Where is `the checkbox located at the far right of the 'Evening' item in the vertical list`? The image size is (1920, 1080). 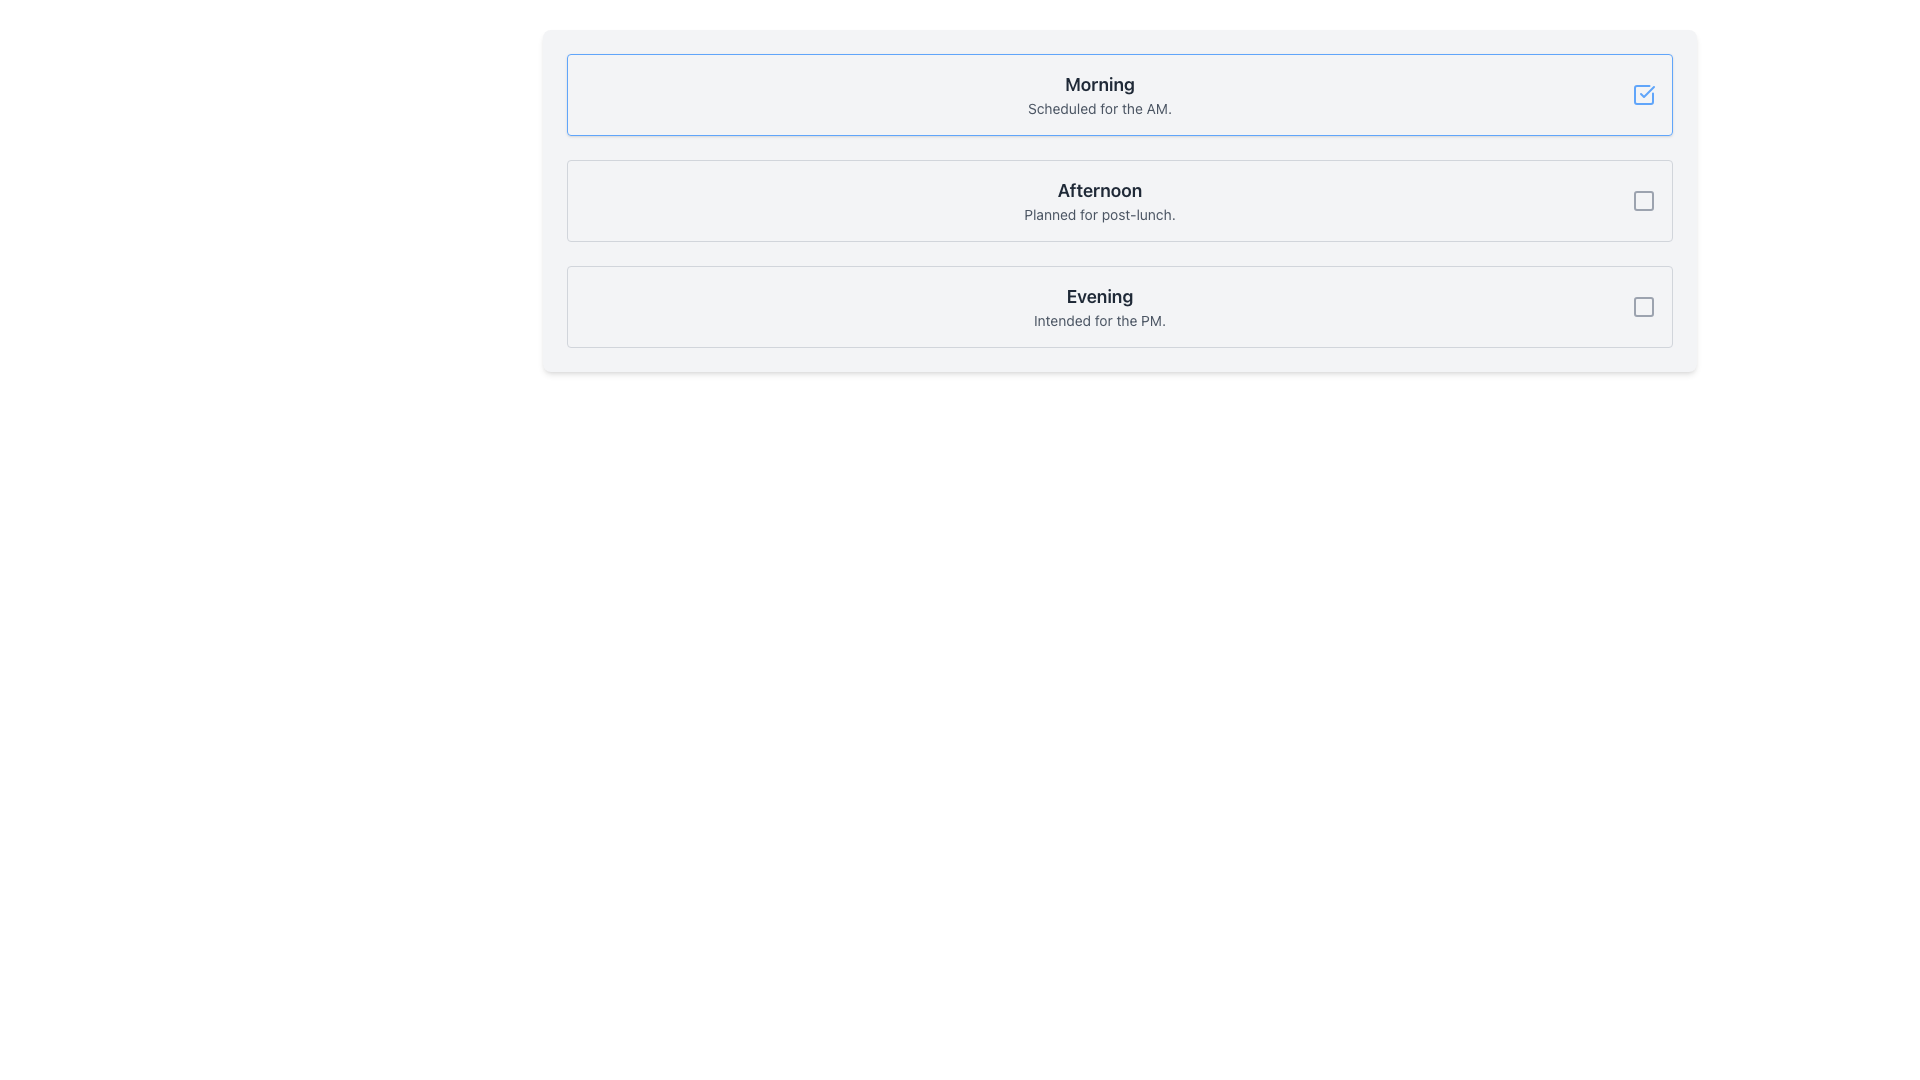 the checkbox located at the far right of the 'Evening' item in the vertical list is located at coordinates (1643, 307).